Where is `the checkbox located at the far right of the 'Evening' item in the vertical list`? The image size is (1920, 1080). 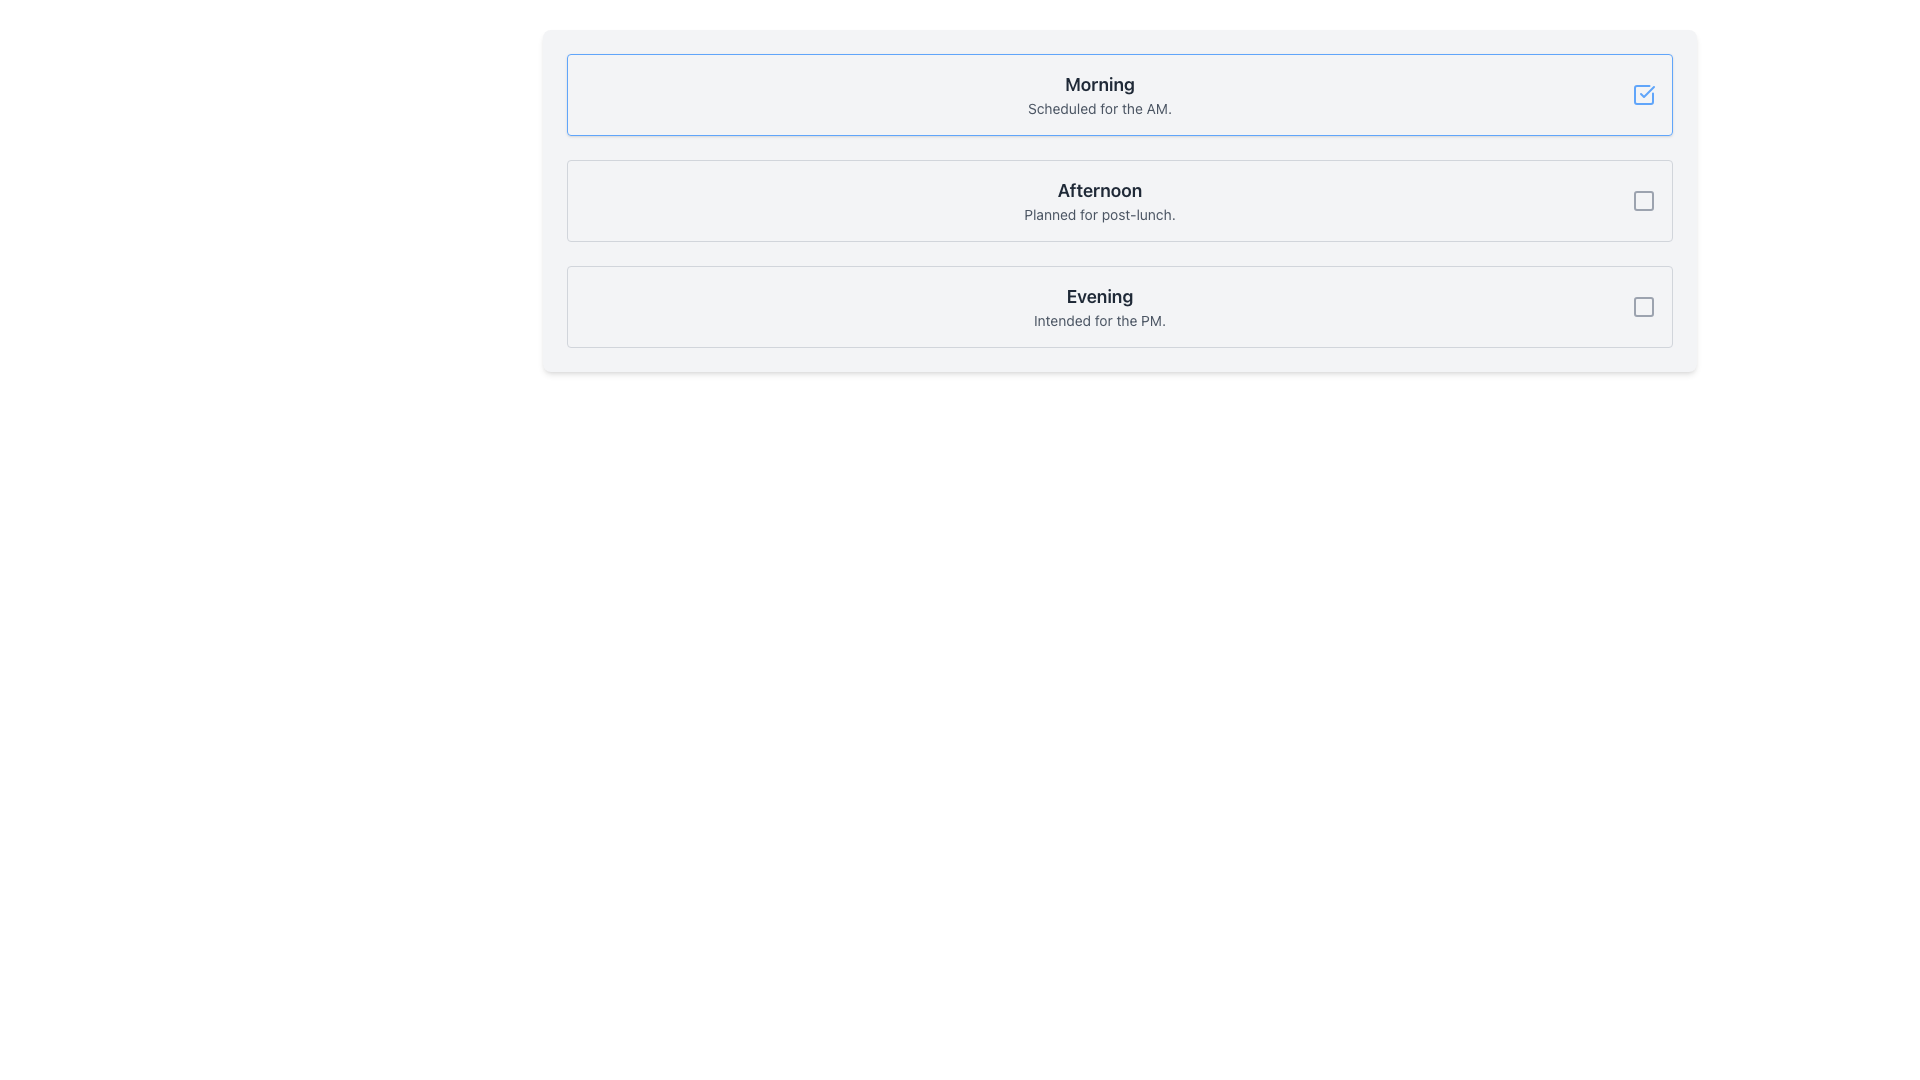 the checkbox located at the far right of the 'Evening' item in the vertical list is located at coordinates (1643, 307).